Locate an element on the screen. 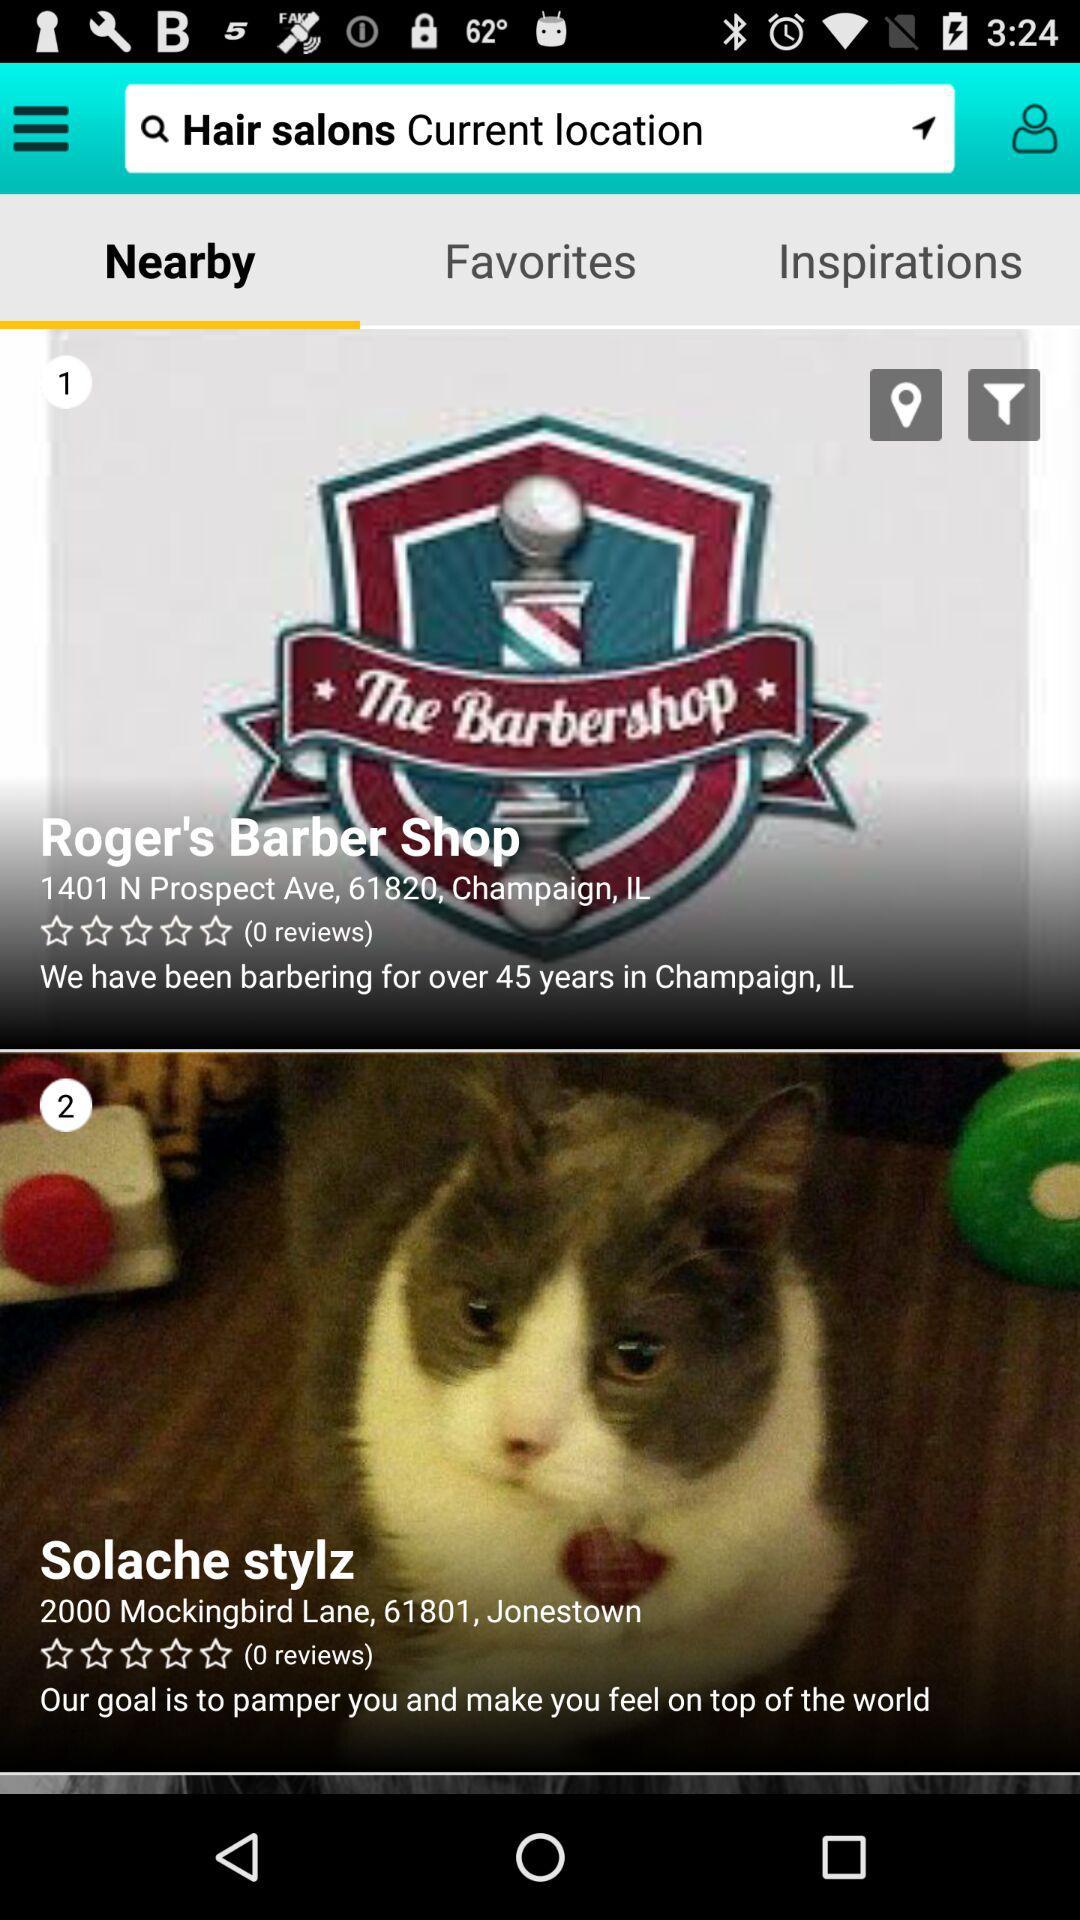 The height and width of the screenshot is (1920, 1080). the favorites app is located at coordinates (540, 258).